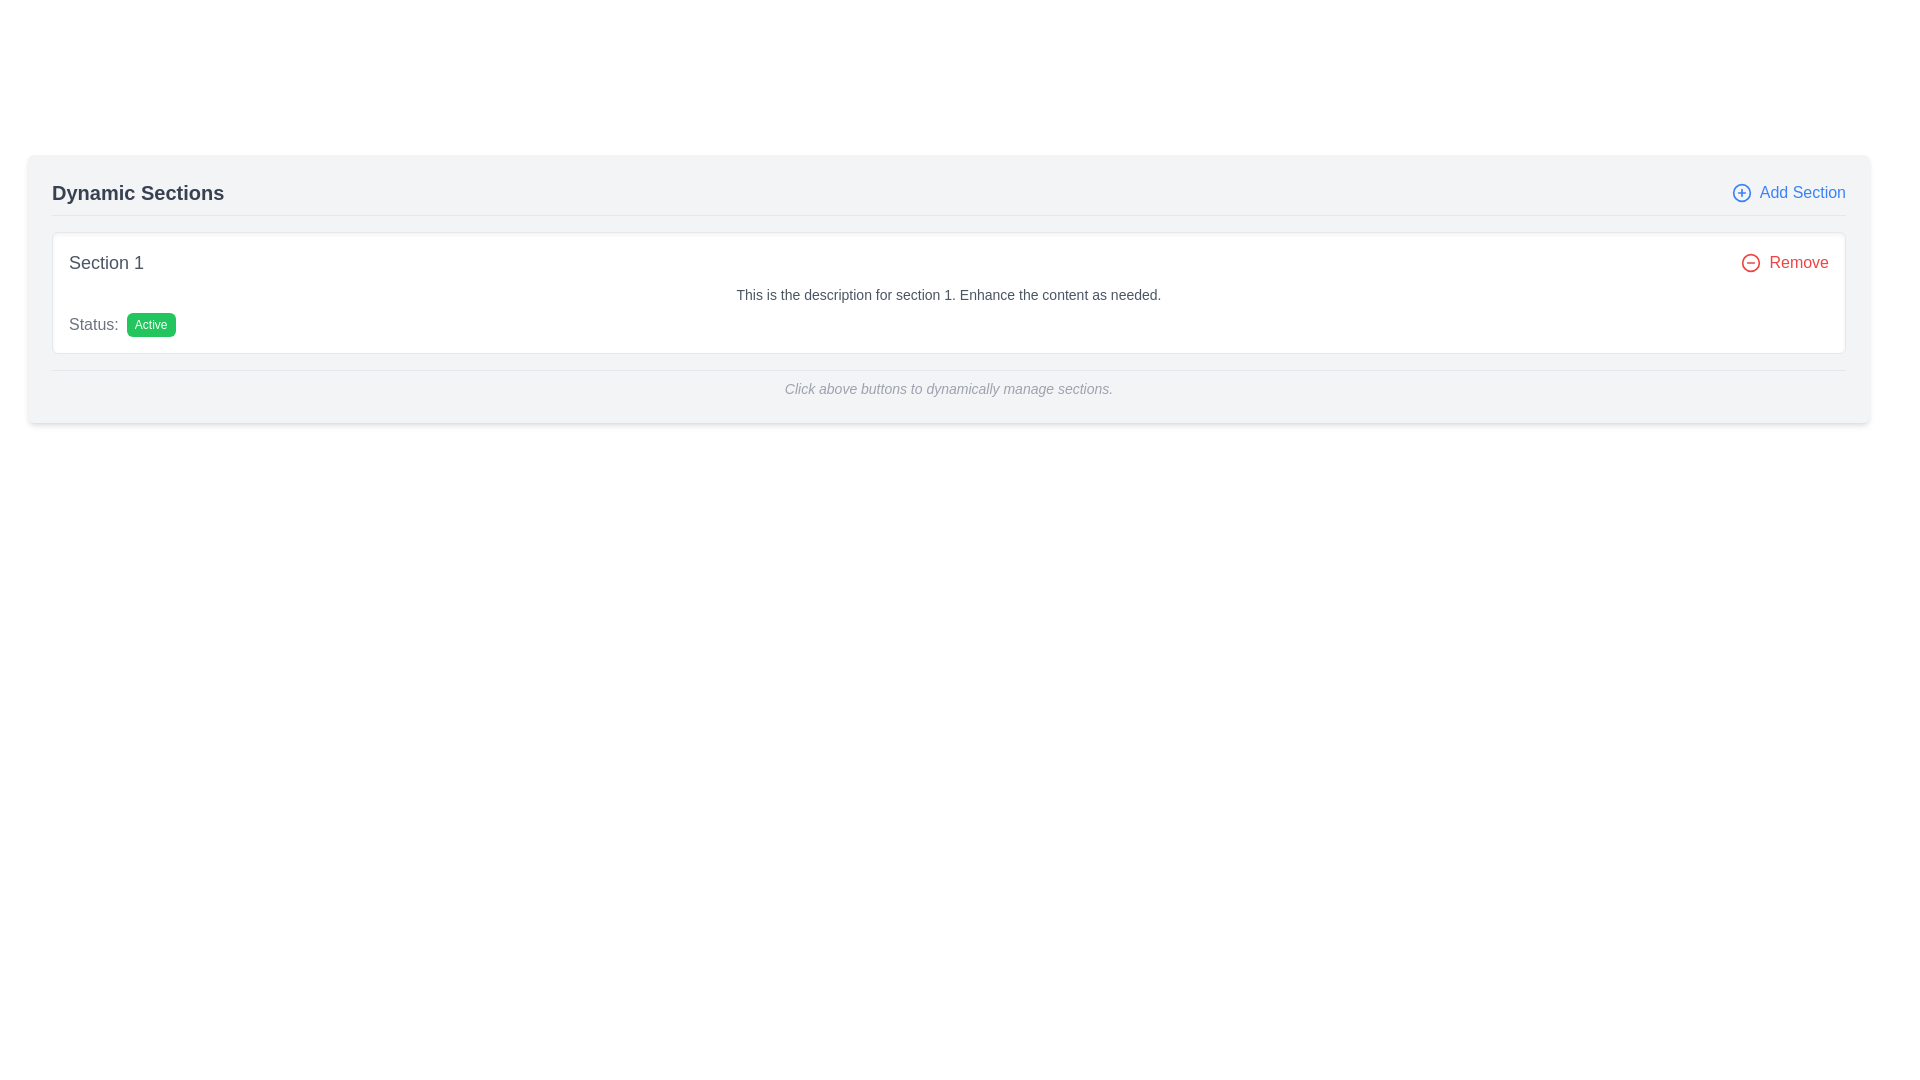 The height and width of the screenshot is (1080, 1920). I want to click on the hollow circular minus icon located next to the 'Remove' label in 'Section 1' of the UI, so click(1750, 261).